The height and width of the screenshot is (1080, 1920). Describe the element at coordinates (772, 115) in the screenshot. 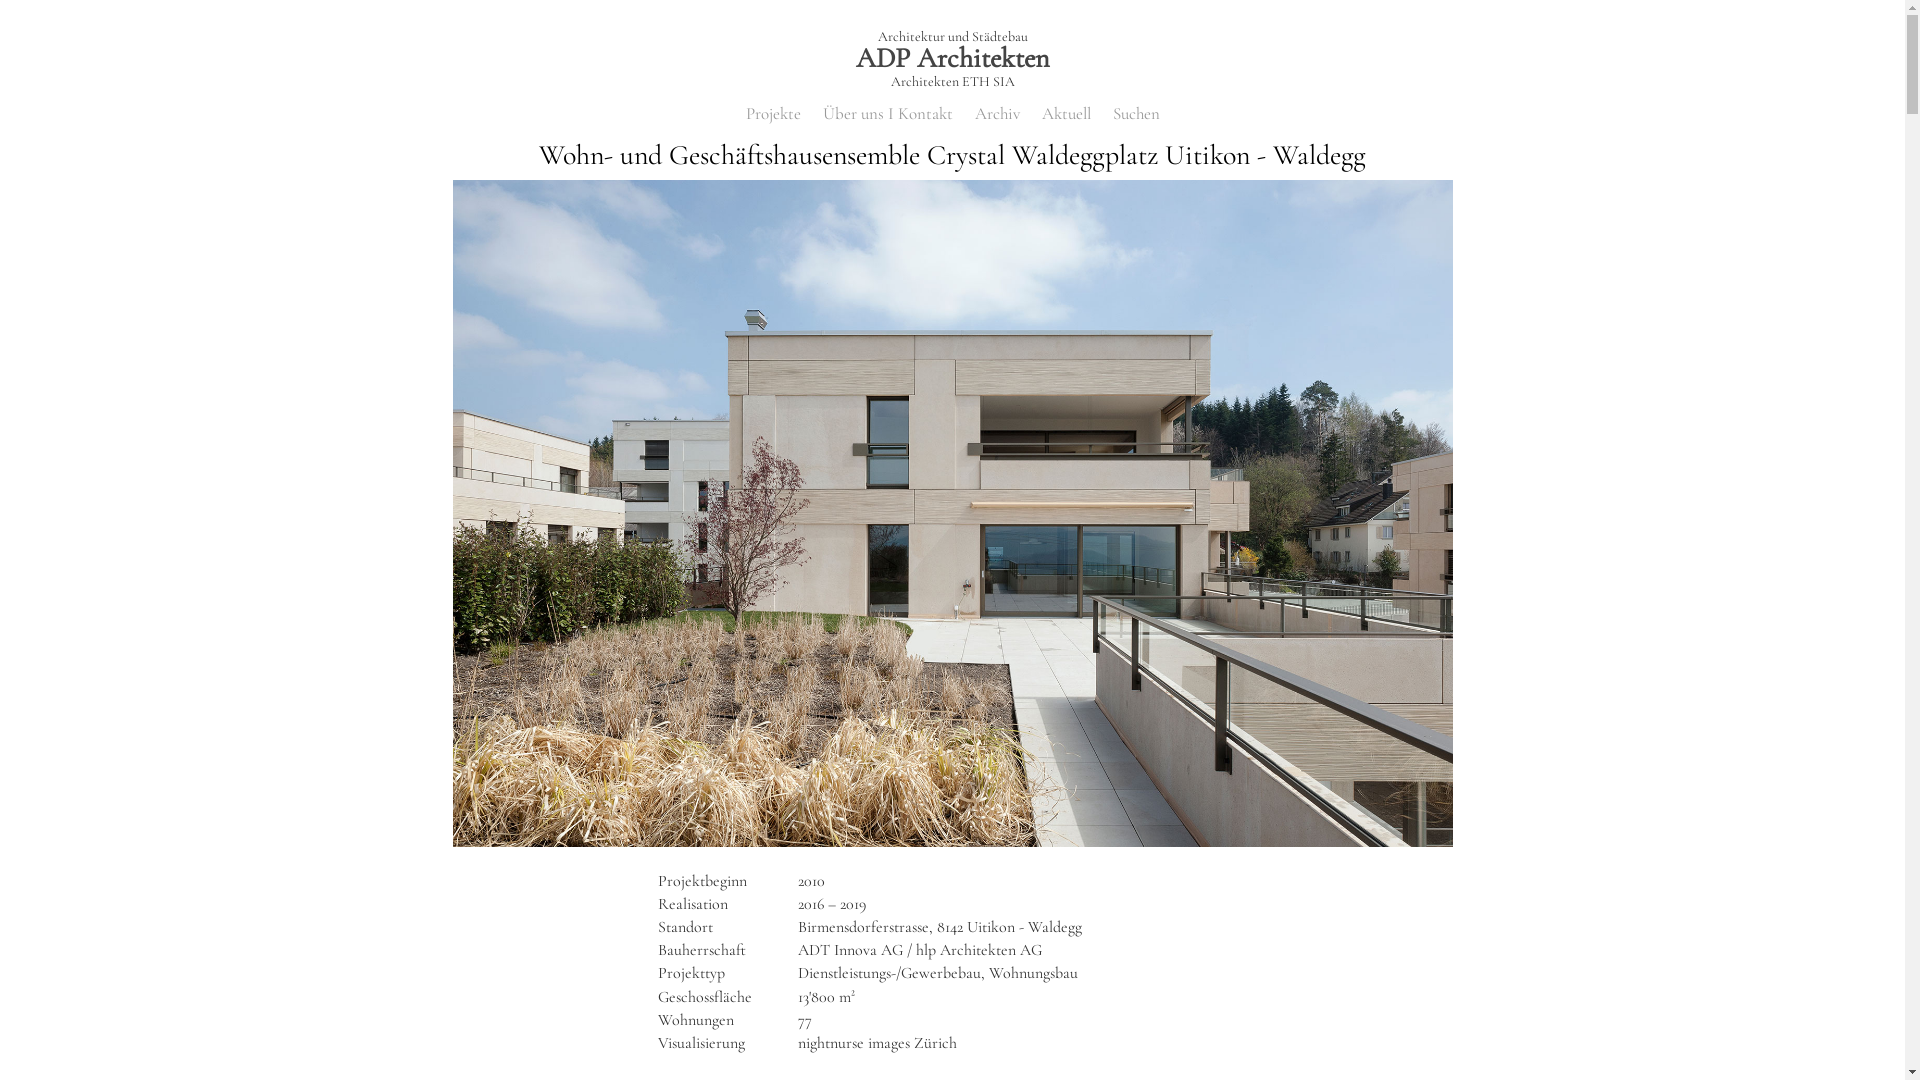

I see `'Projekte'` at that location.